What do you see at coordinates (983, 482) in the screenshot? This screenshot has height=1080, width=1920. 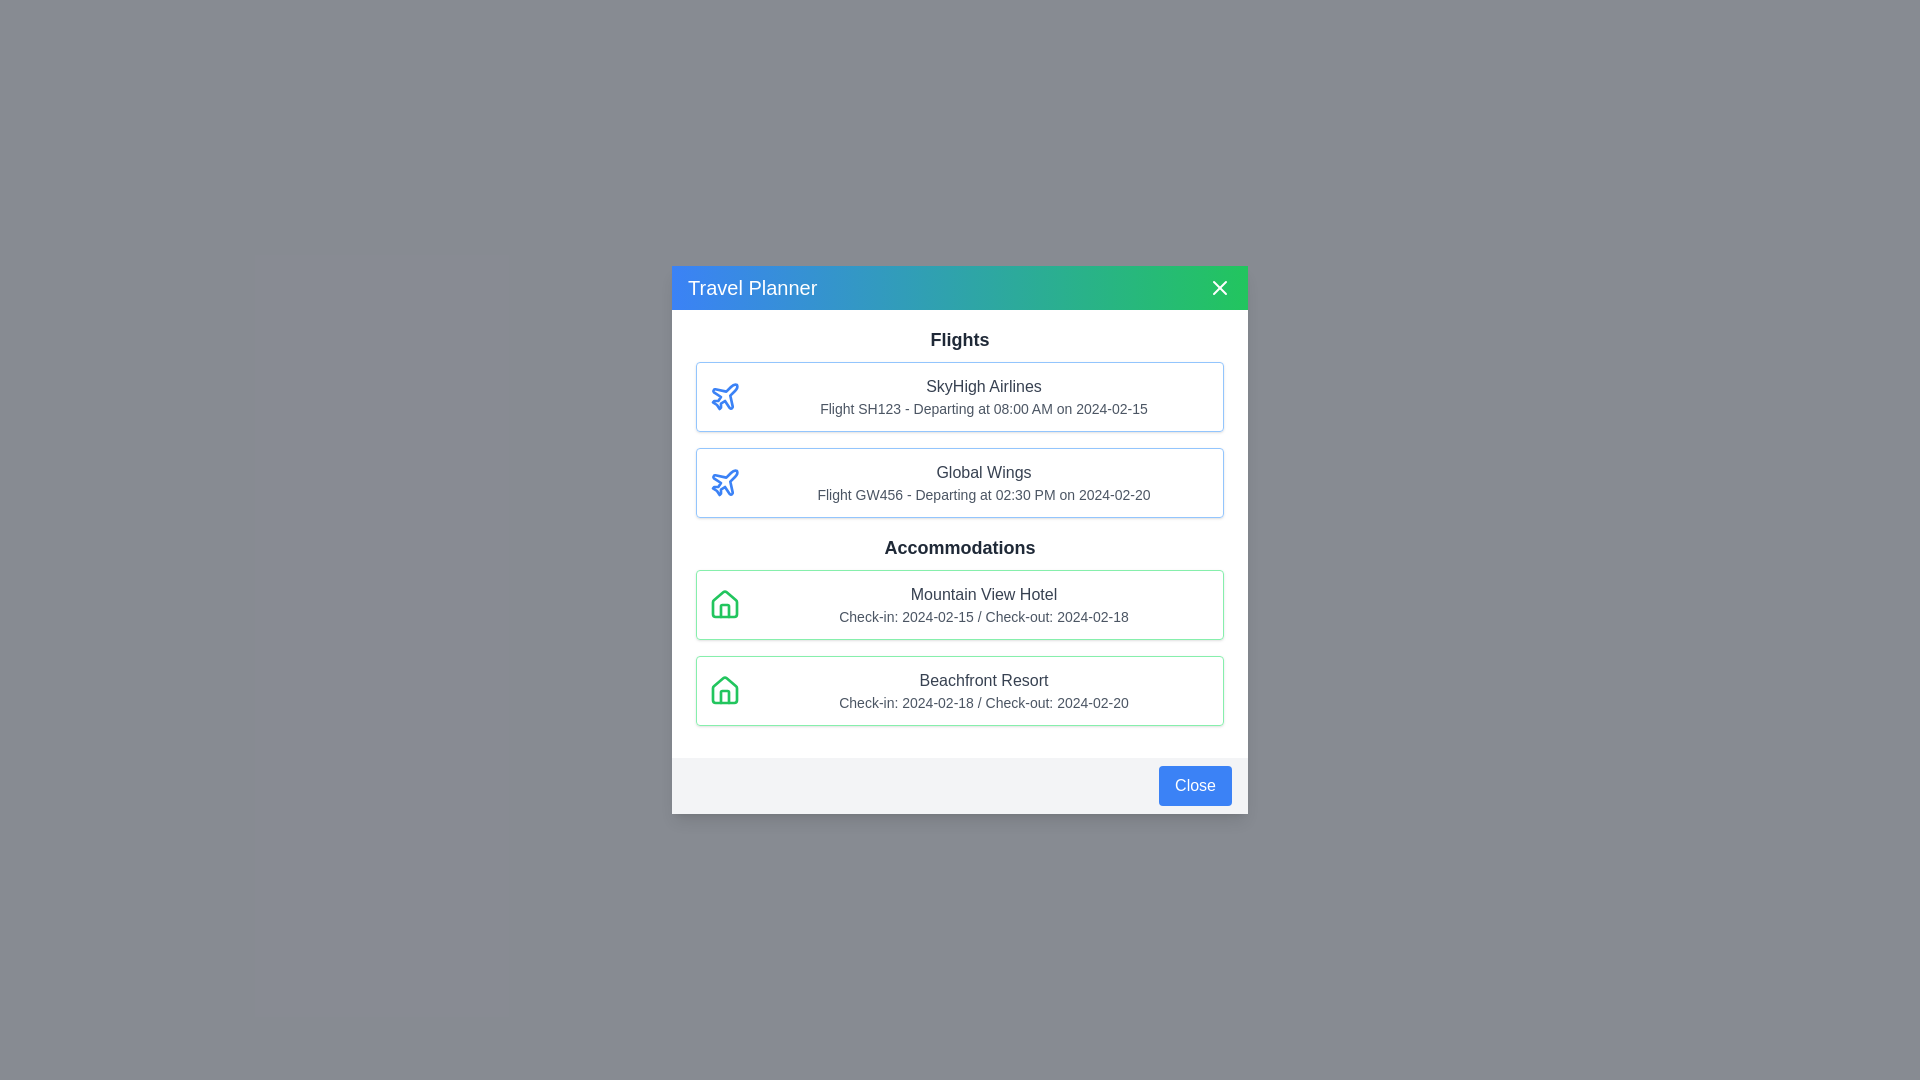 I see `the Text information component that provides flight details, located second in the vertical stack within the 'Flights' section of the 'Travel Planner' interface` at bounding box center [983, 482].